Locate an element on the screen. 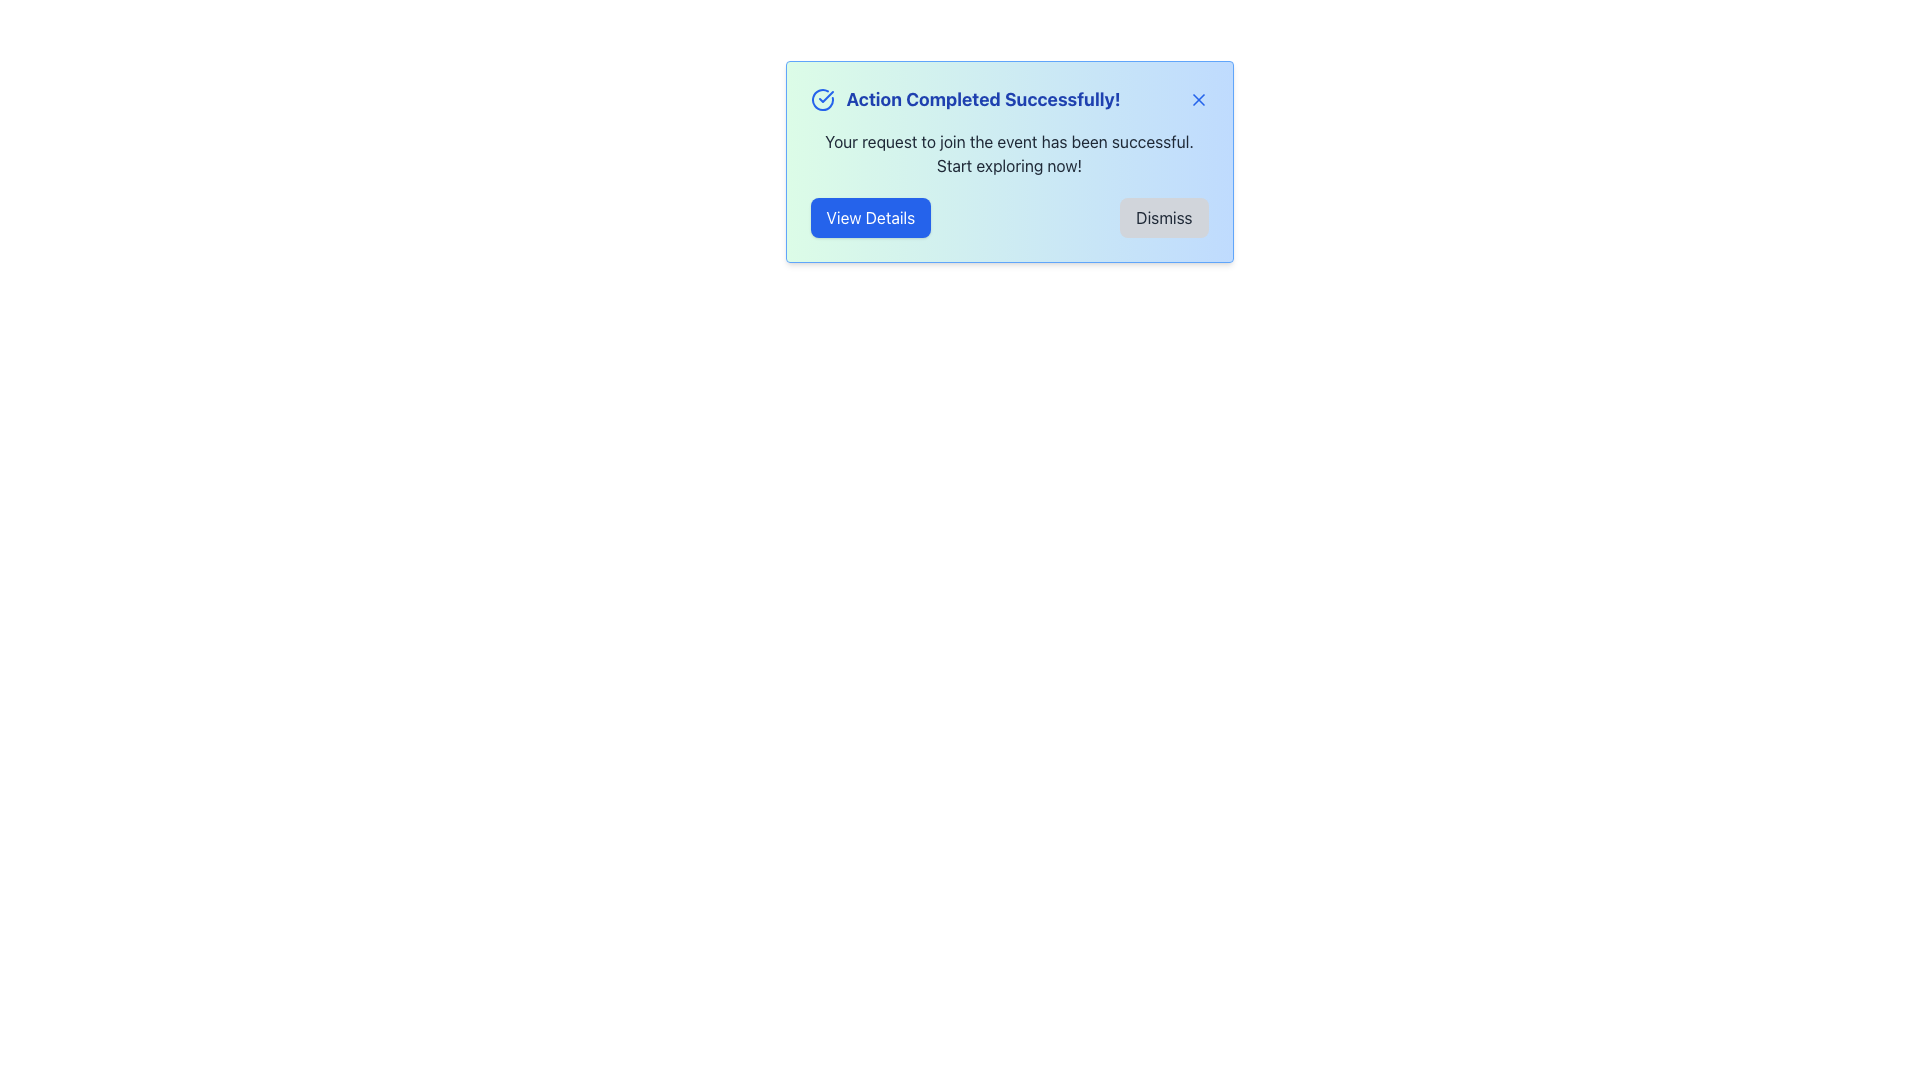 Image resolution: width=1920 pixels, height=1080 pixels. notification header that displays the text 'Action Completed Successfully!' in bold, bright blue, alongside a blue circle icon with a checkmark, centered within the notification pop-up is located at coordinates (965, 100).